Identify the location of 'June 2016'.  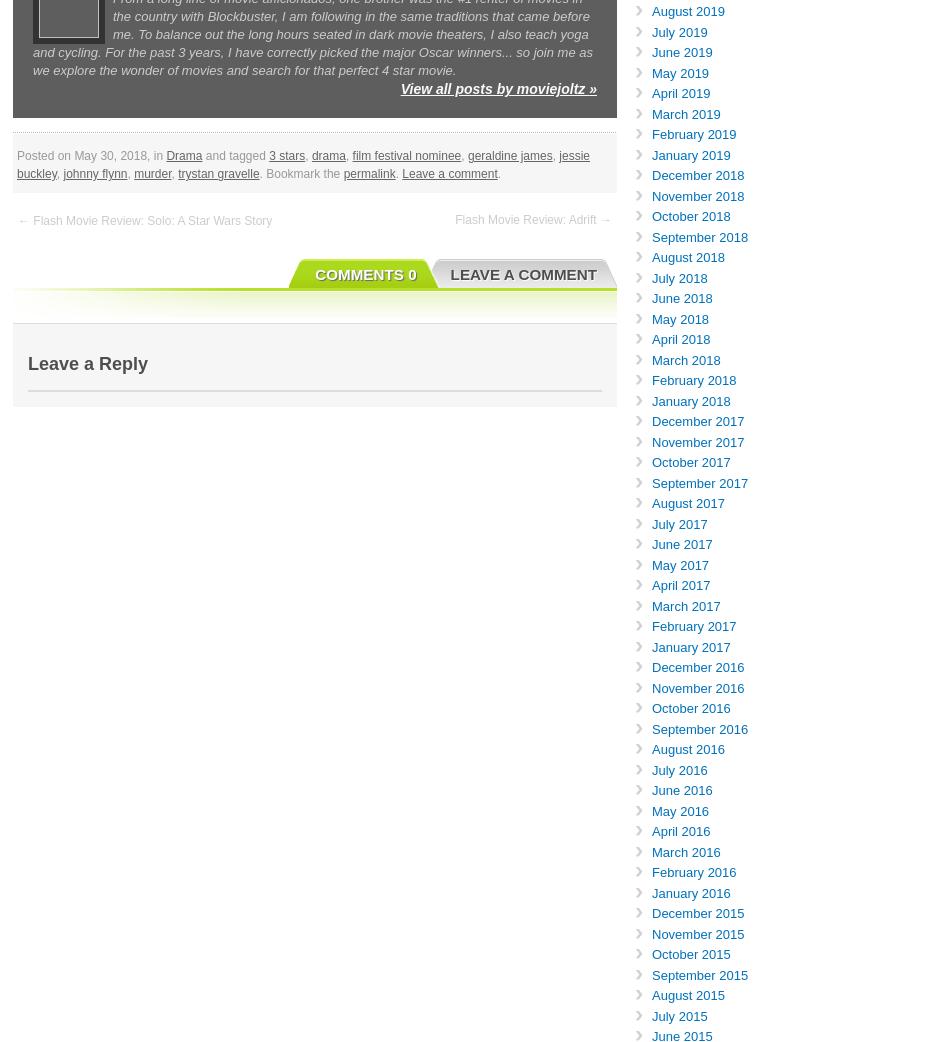
(680, 790).